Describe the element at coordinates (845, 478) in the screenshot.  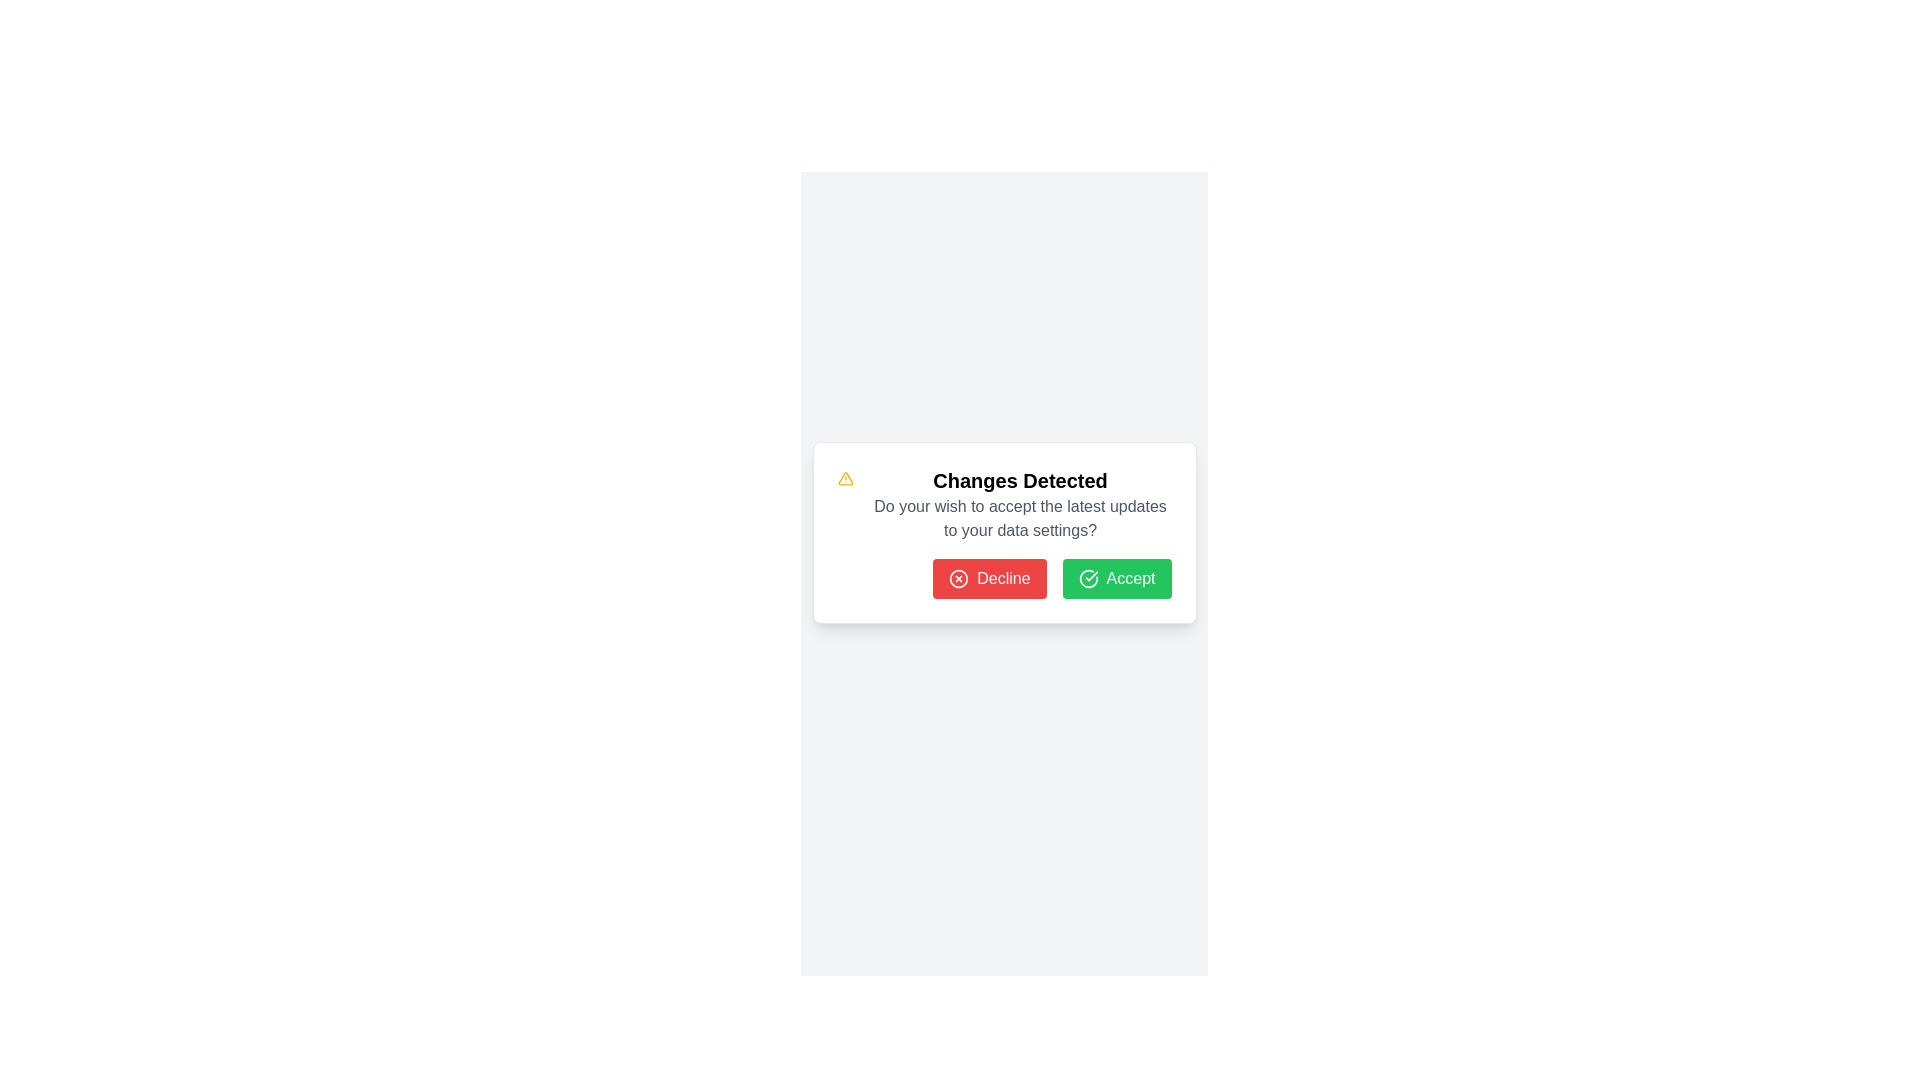
I see `the alert icon located in the upper-left part of the dialog box, next to the 'Changes Detected' title text` at that location.